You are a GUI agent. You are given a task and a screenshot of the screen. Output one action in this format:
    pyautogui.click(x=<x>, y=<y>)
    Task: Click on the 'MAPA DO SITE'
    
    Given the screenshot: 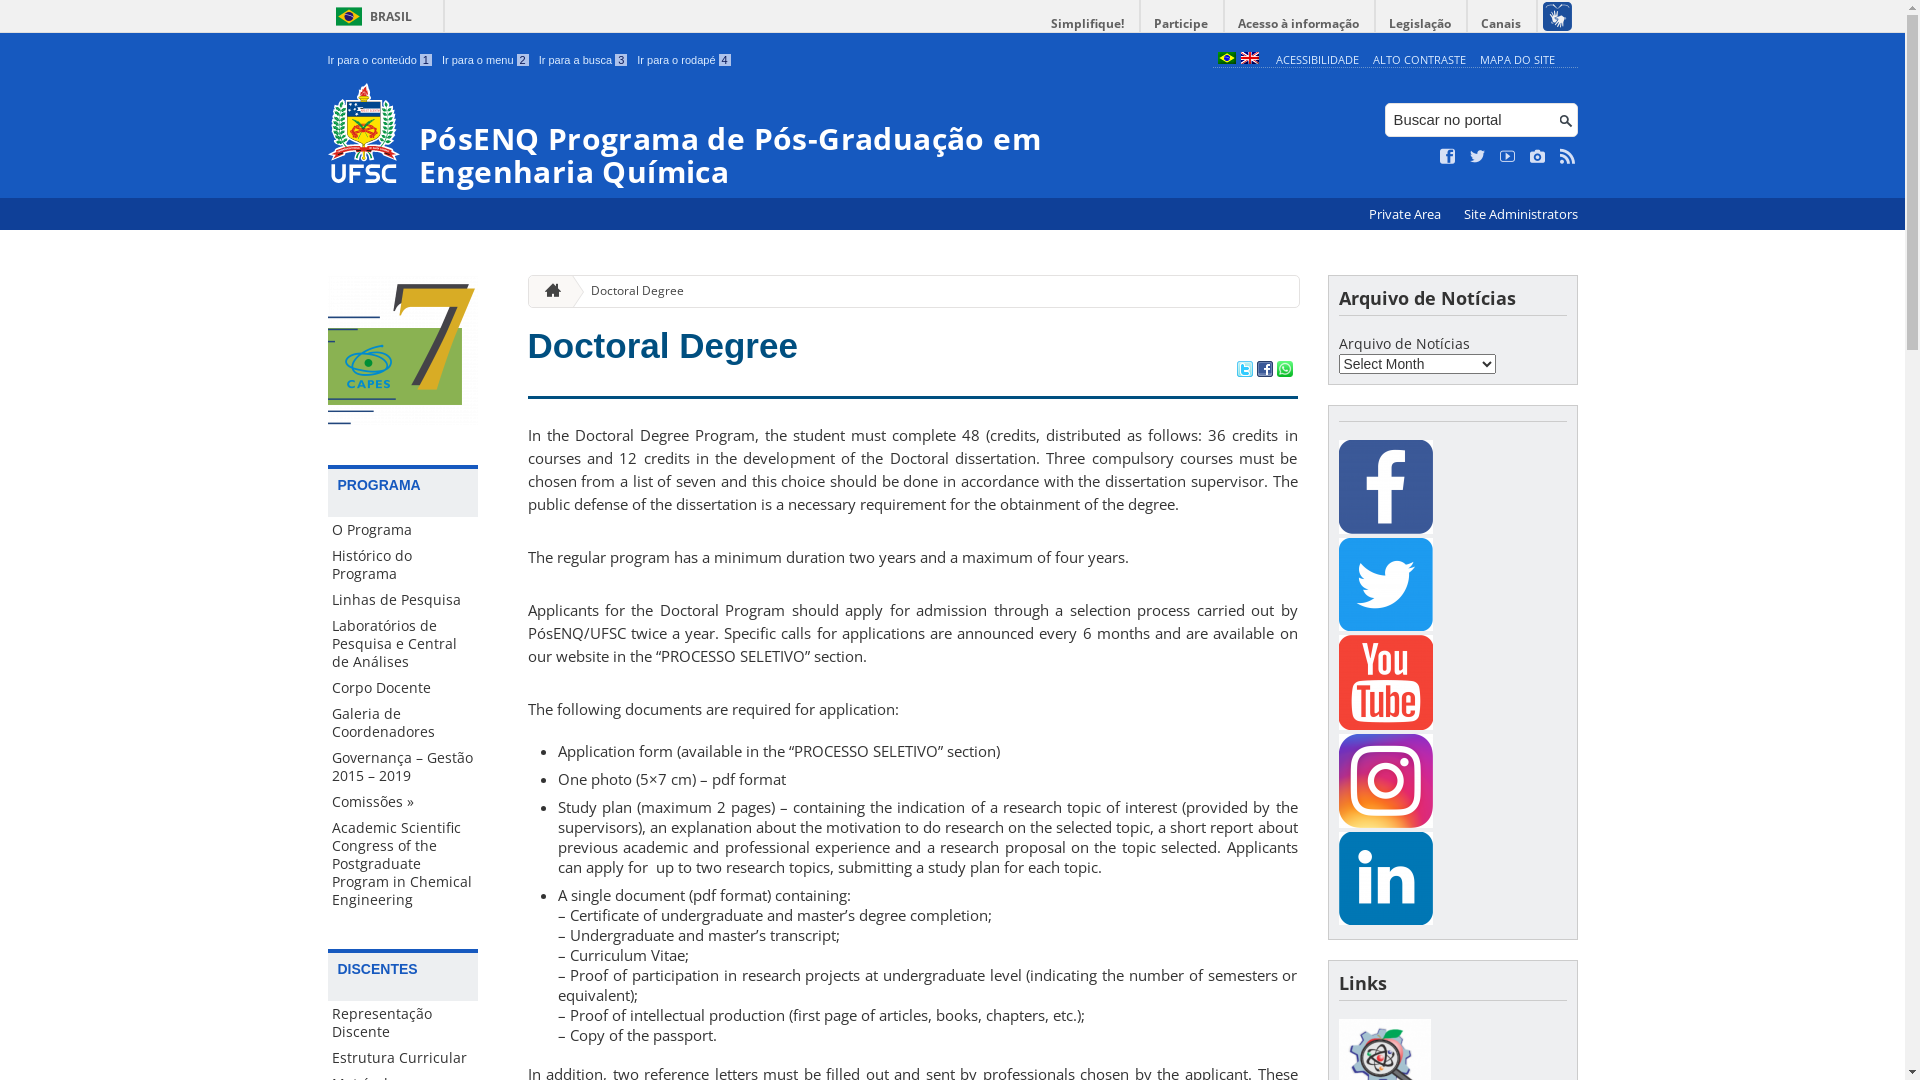 What is the action you would take?
    pyautogui.click(x=1517, y=58)
    